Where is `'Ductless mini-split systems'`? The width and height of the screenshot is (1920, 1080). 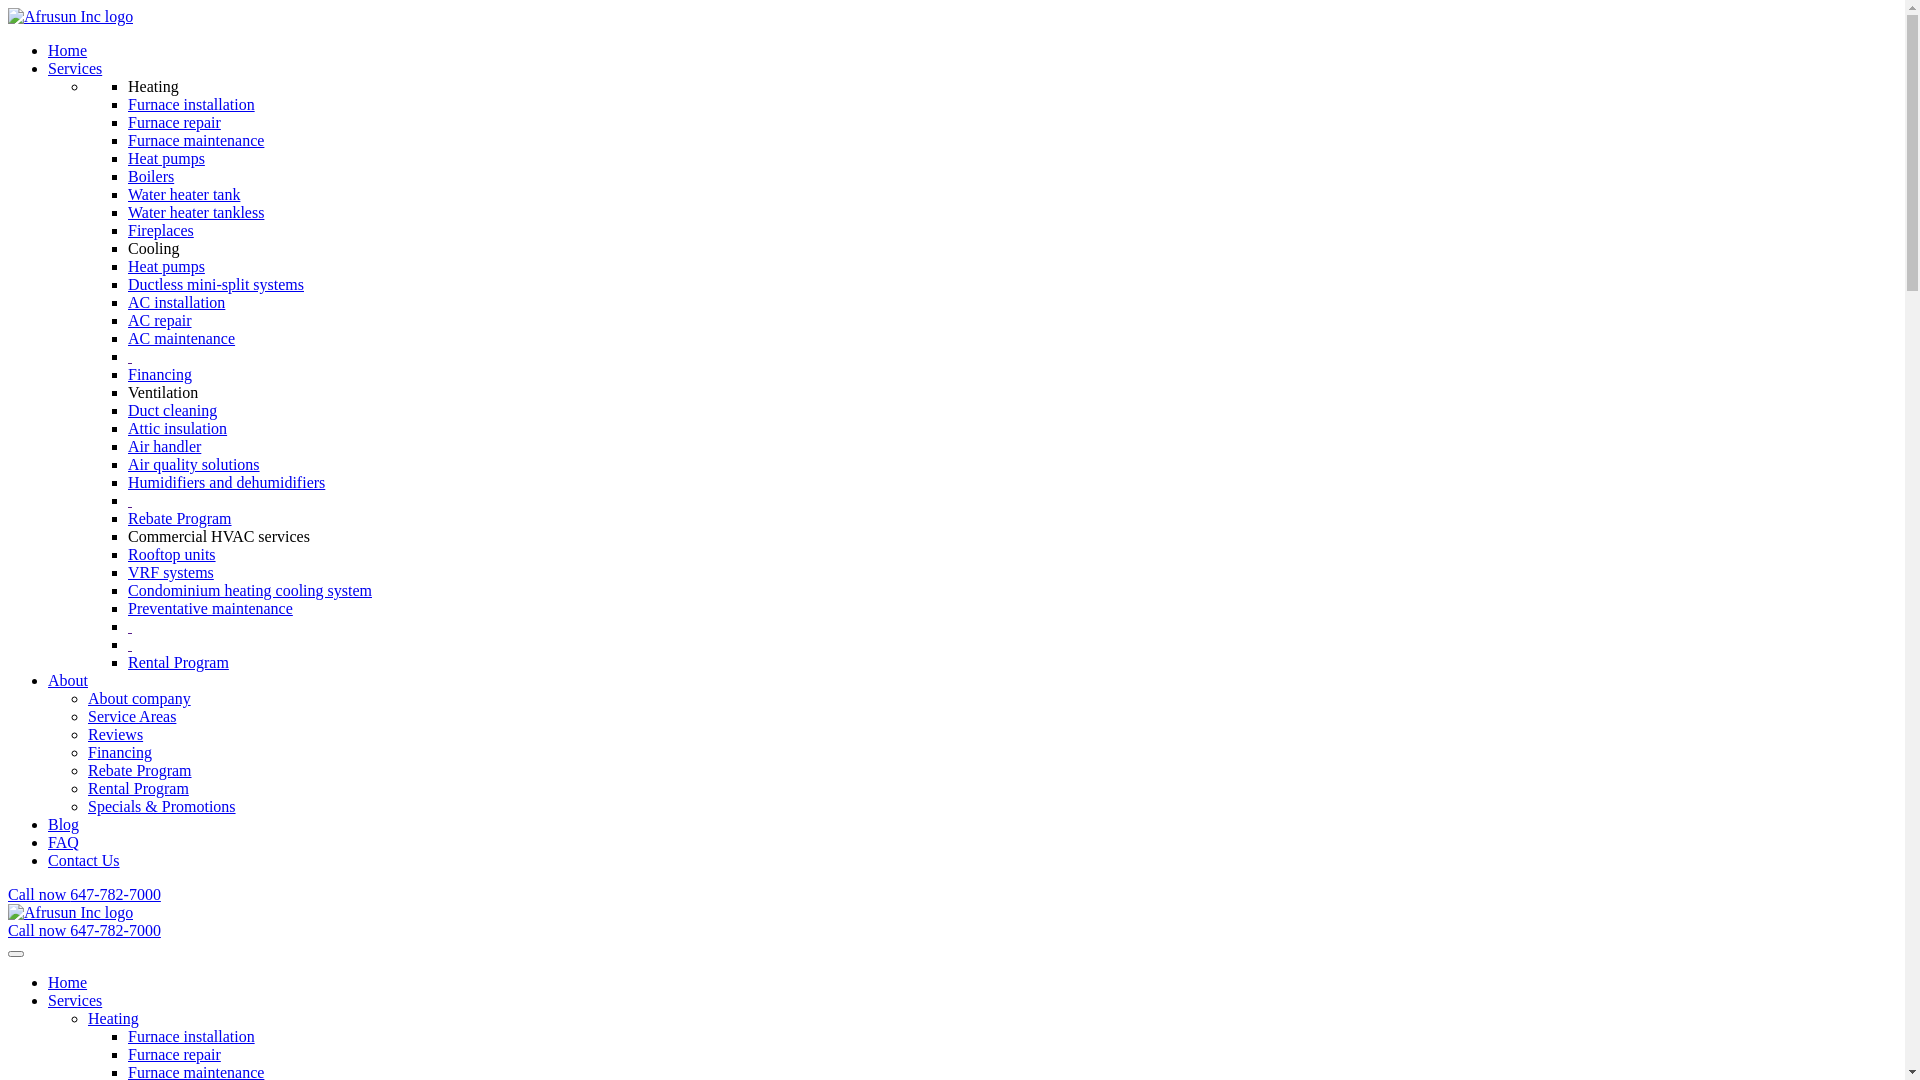
'Ductless mini-split systems' is located at coordinates (216, 284).